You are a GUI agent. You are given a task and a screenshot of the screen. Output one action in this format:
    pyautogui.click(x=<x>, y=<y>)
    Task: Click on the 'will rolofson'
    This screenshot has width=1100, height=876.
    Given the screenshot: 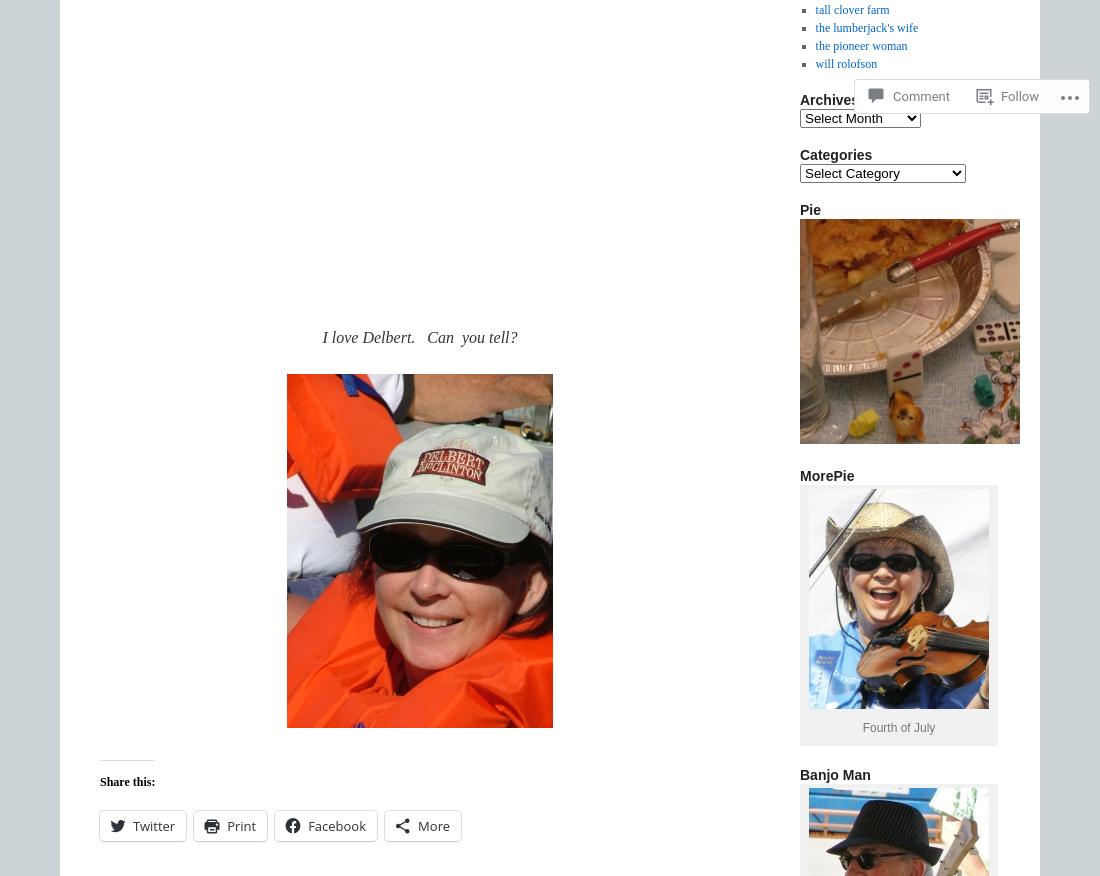 What is the action you would take?
    pyautogui.click(x=845, y=64)
    